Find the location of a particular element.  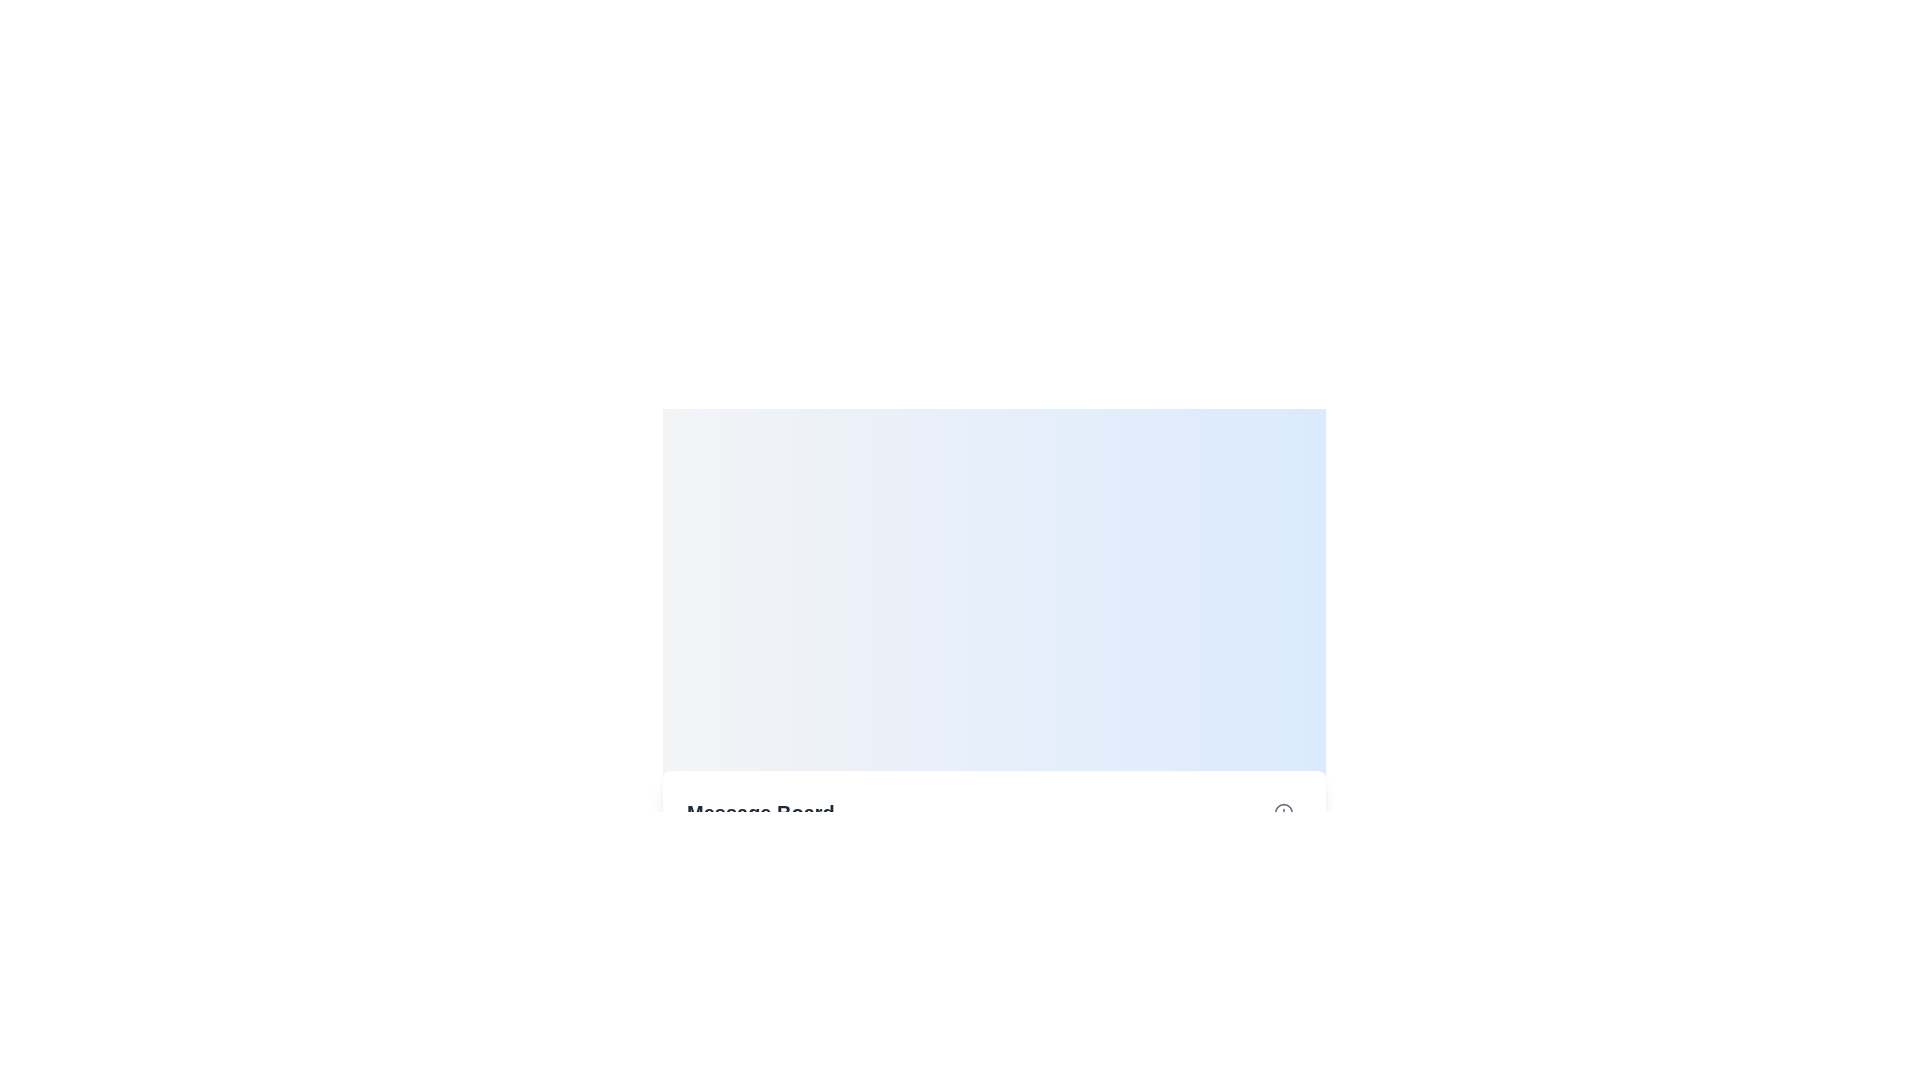

the 'Message Board' text element, which is styled in a bold, extra-large font and positioned prominently near the top-left of the content section is located at coordinates (759, 812).